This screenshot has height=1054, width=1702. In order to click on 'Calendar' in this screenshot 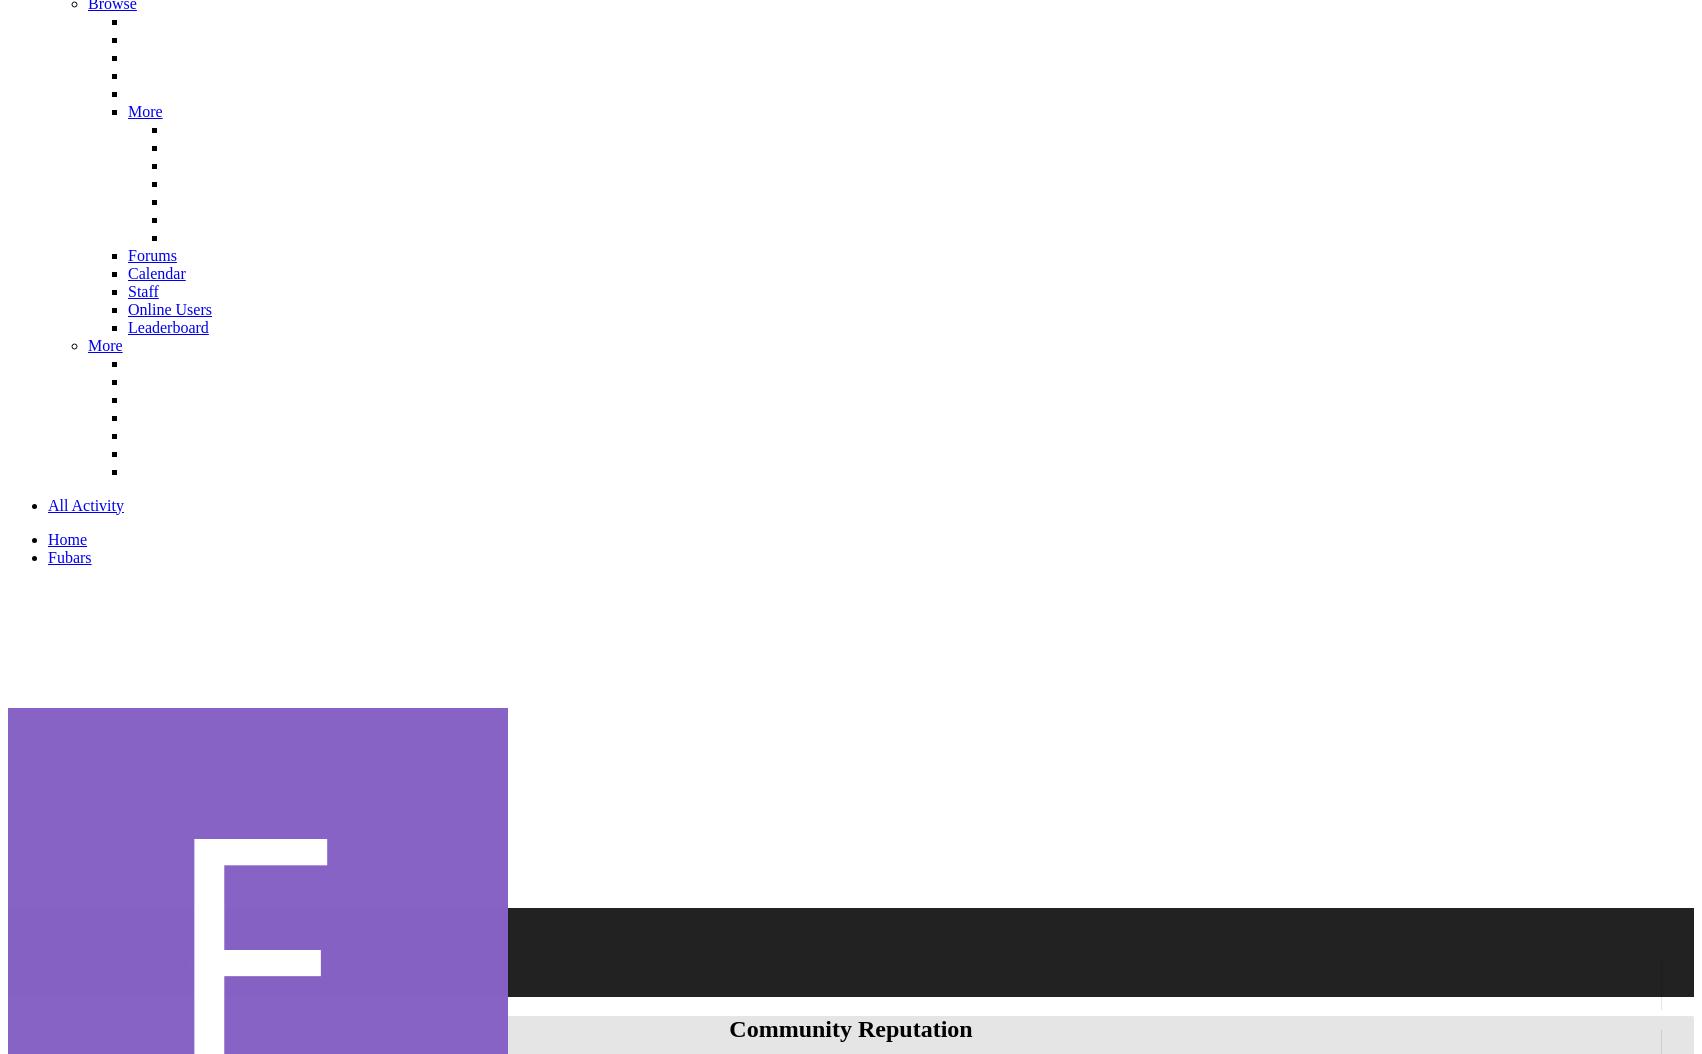, I will do `click(155, 271)`.